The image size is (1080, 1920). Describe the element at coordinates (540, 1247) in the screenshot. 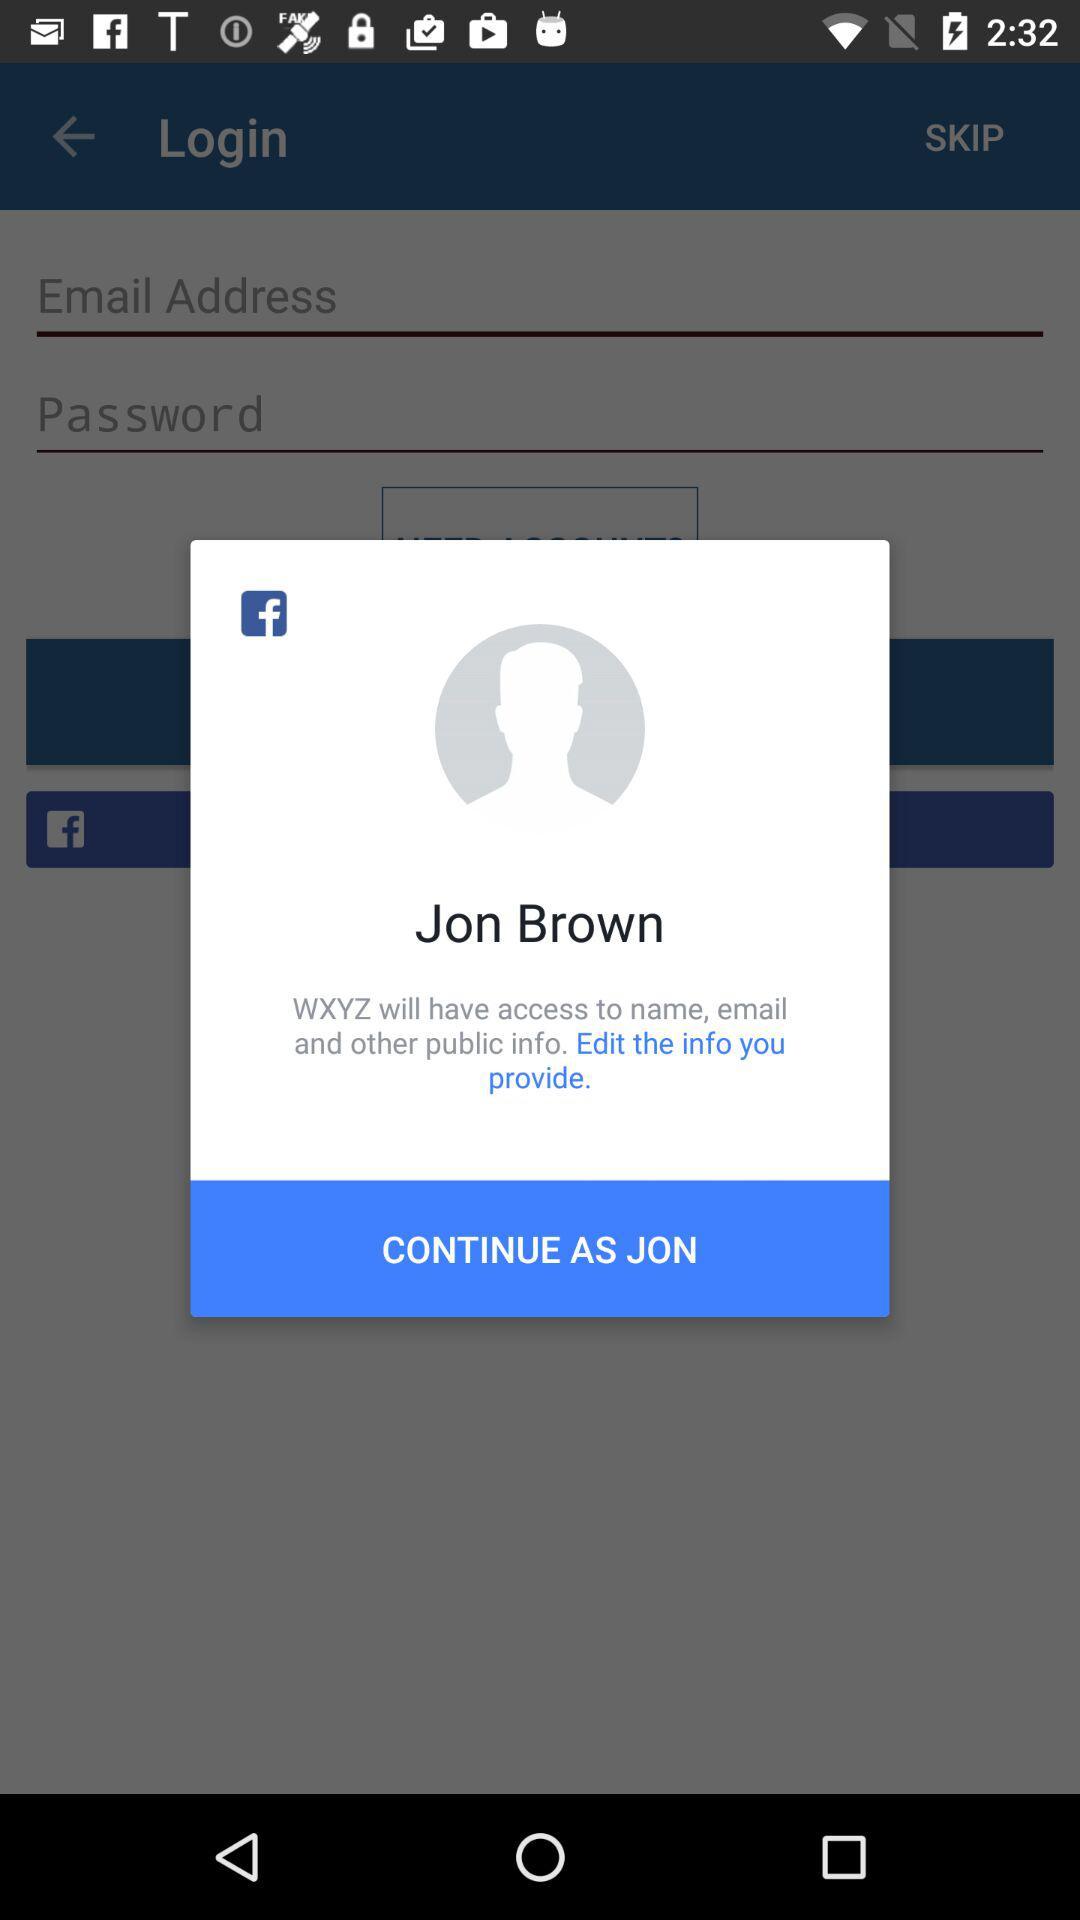

I see `the continue as jon item` at that location.